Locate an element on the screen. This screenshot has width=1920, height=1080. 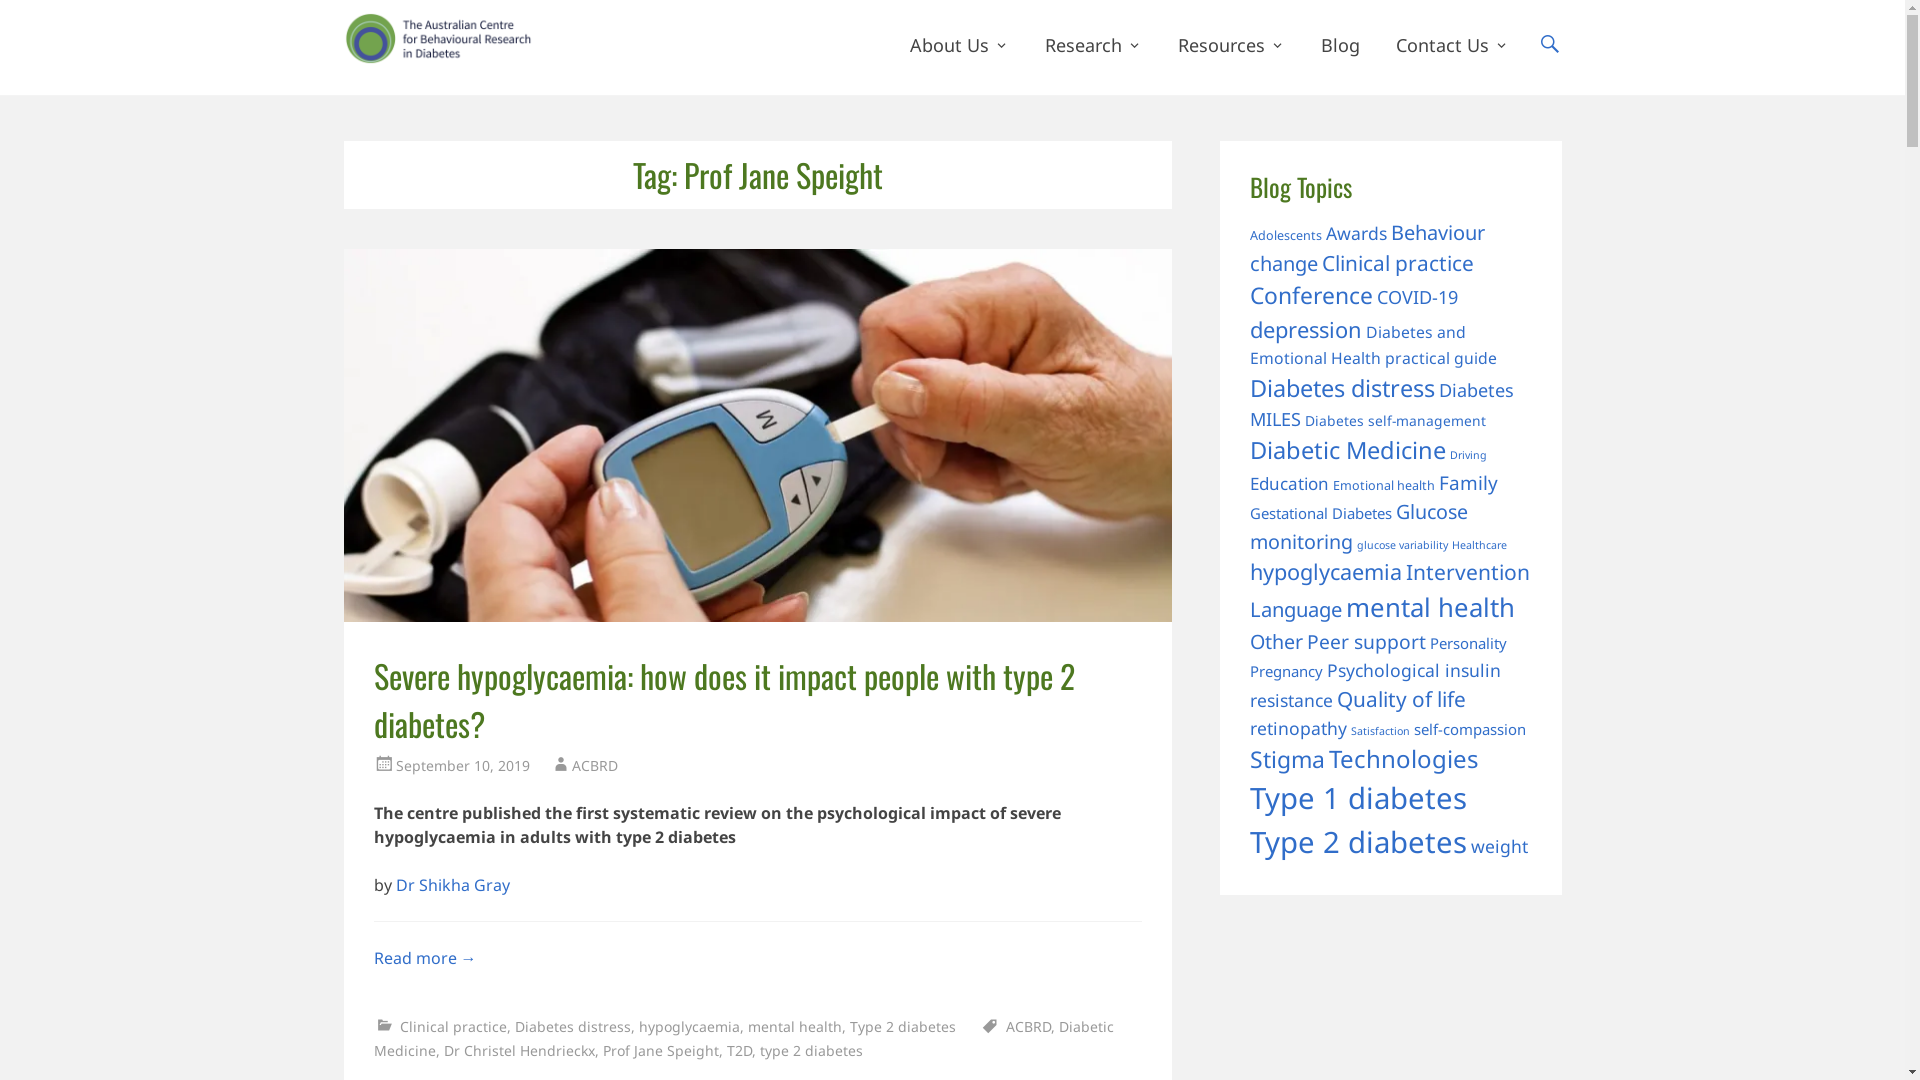
'Technologies' is located at coordinates (1402, 758).